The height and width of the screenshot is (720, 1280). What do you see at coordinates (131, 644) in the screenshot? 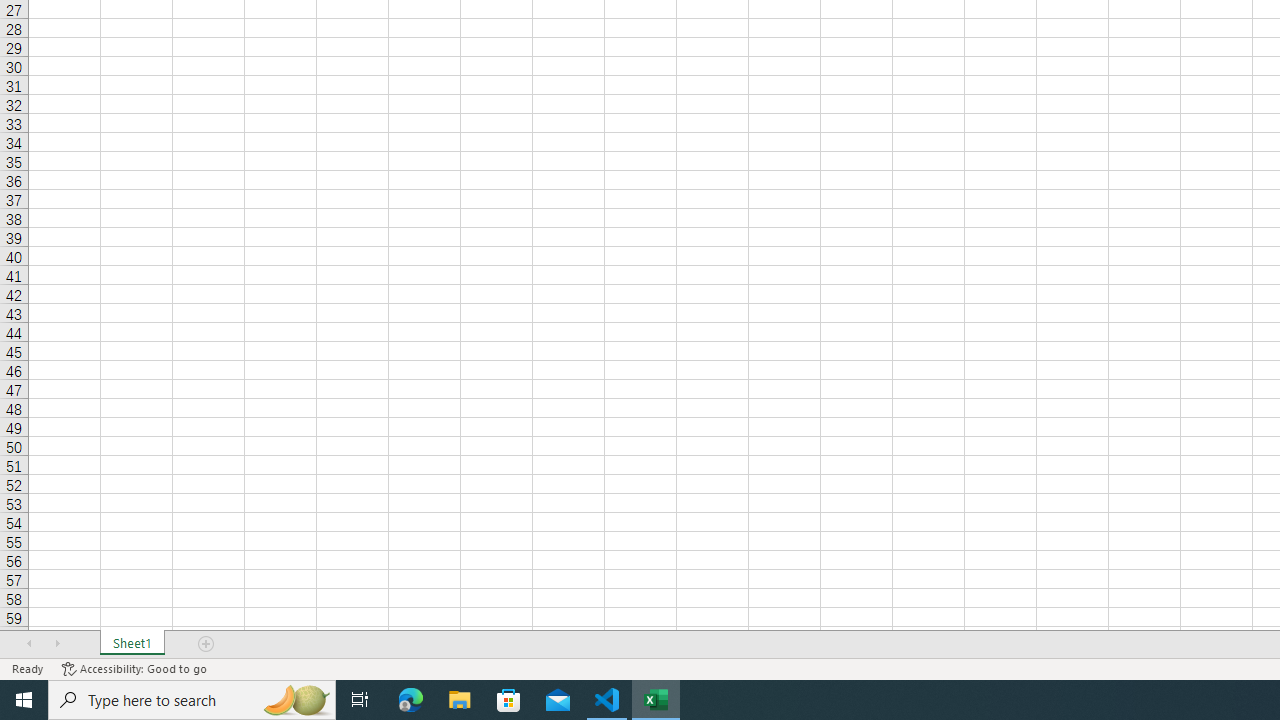
I see `'Sheet1'` at bounding box center [131, 644].